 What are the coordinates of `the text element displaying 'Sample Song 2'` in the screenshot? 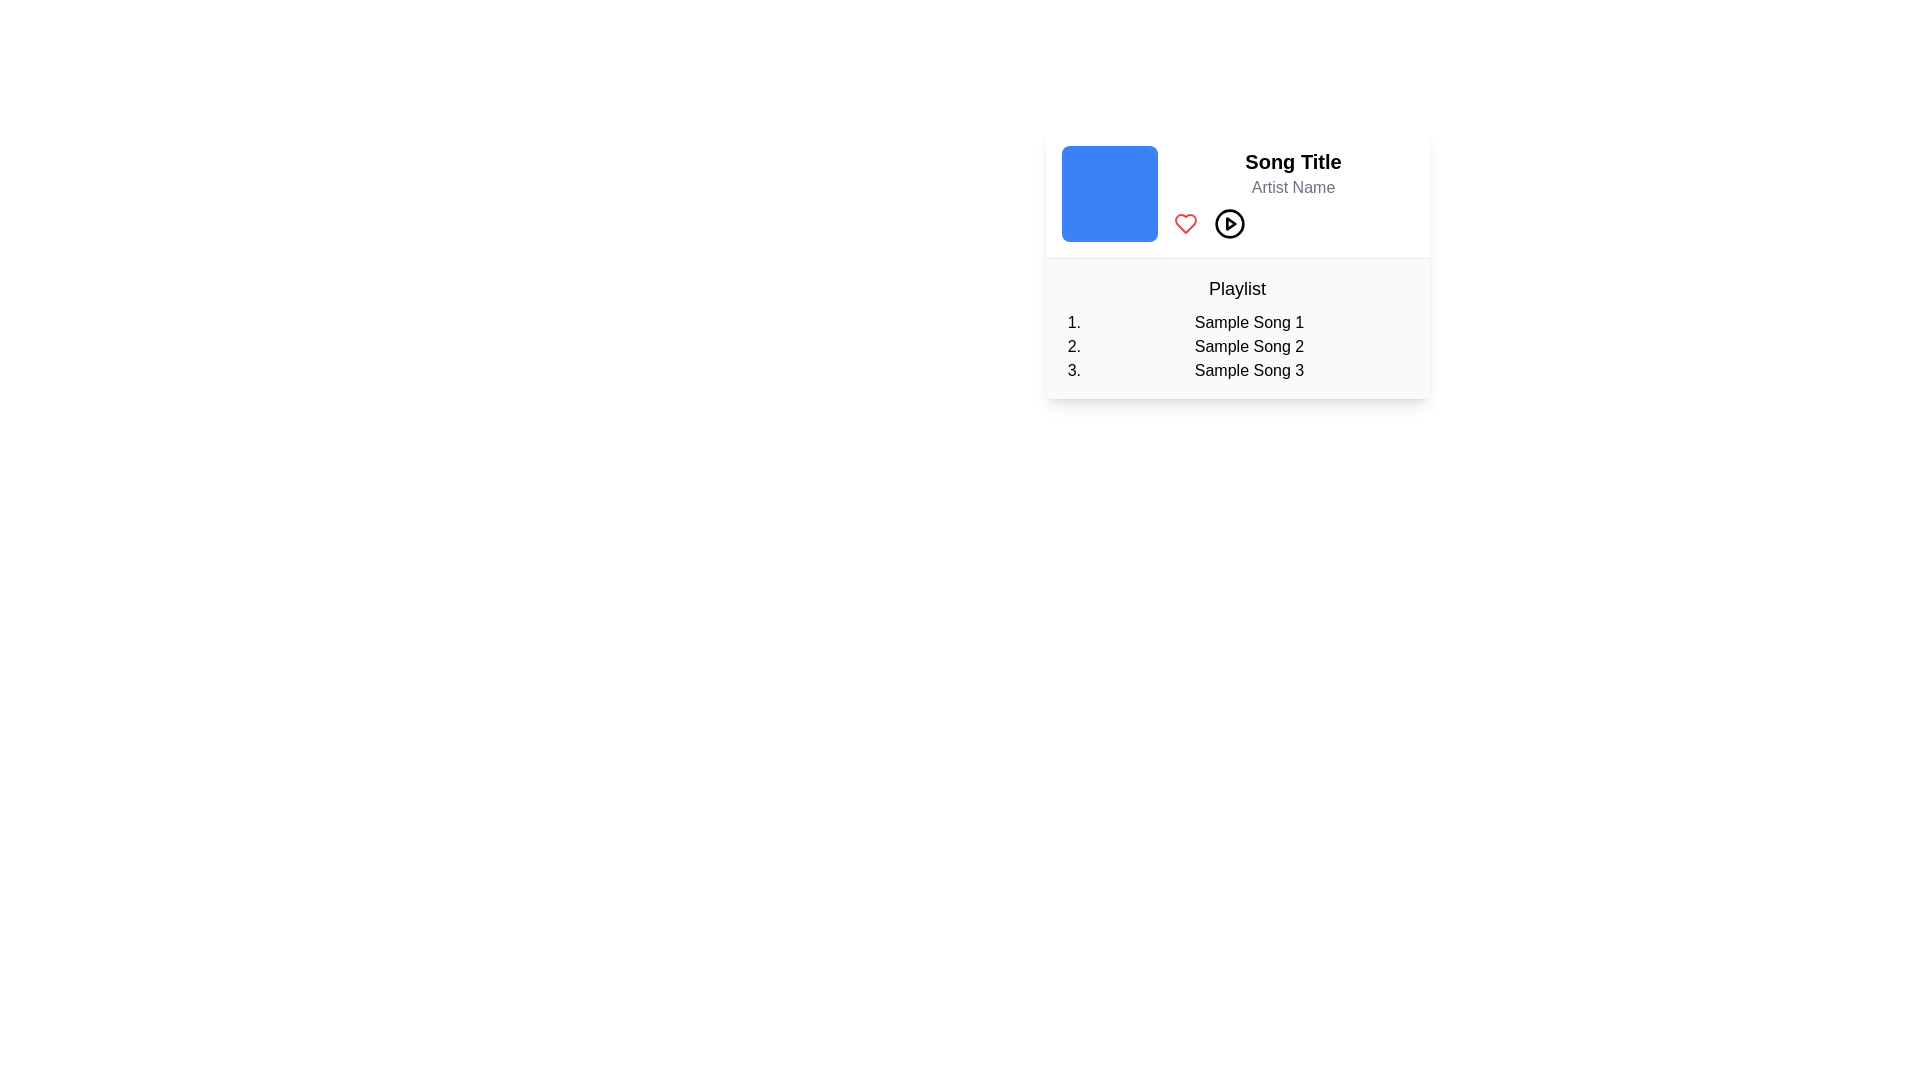 It's located at (1248, 346).